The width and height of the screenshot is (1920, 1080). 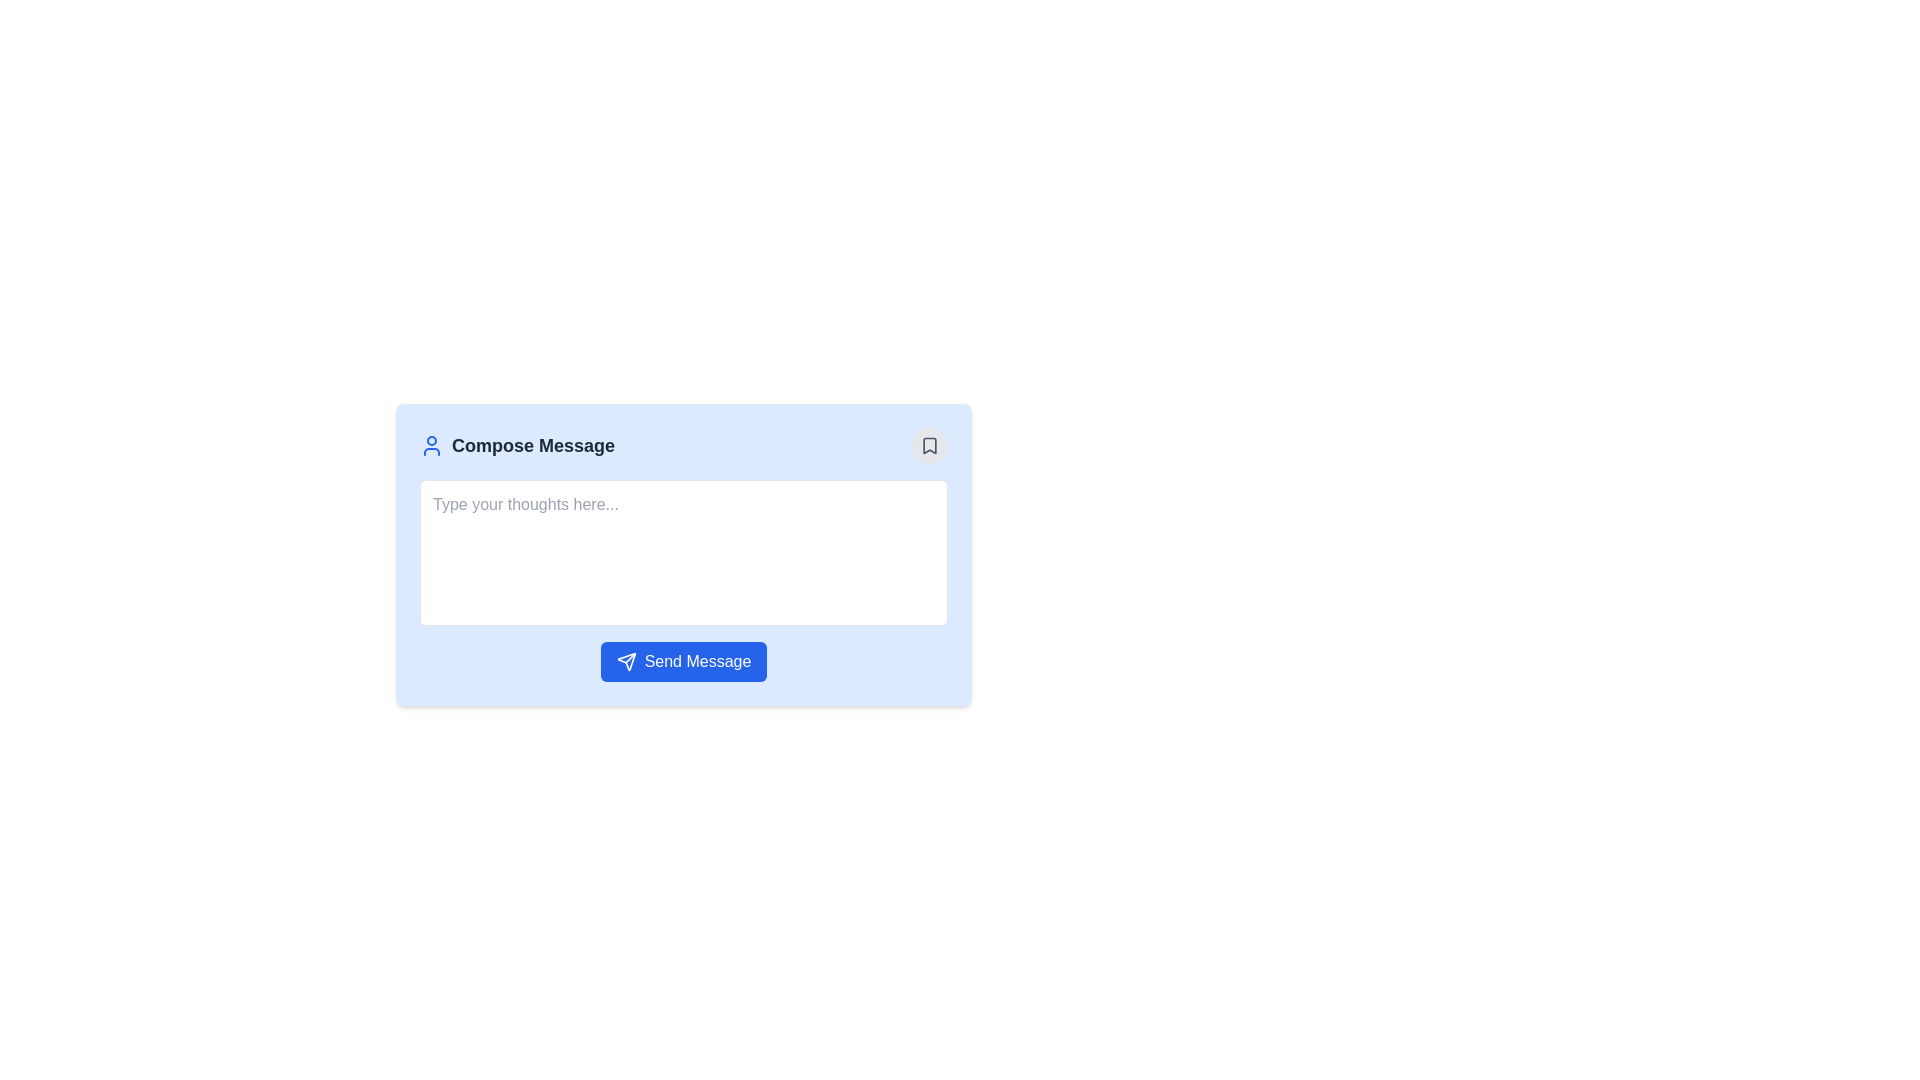 I want to click on the user profile icon, which is styled as an outlined human figure in blue, located to the left of the 'Compose Message' text, so click(x=431, y=445).